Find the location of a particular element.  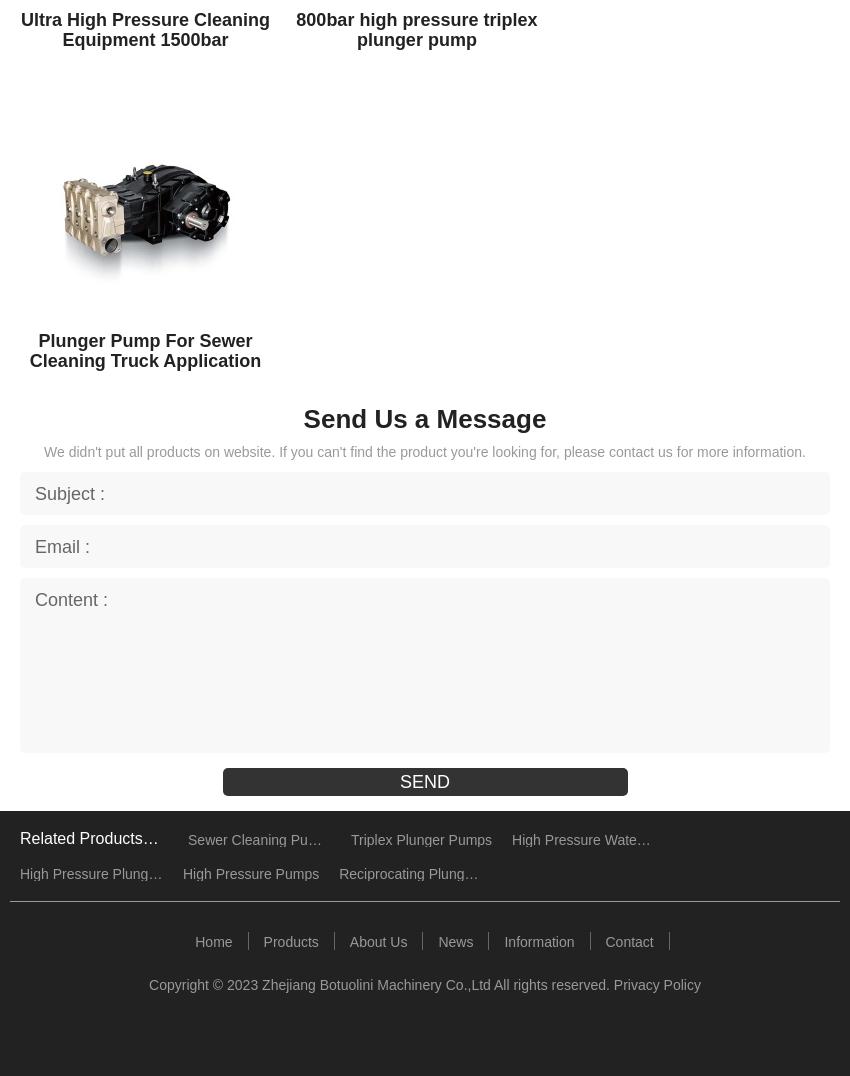

'News' is located at coordinates (454, 939).